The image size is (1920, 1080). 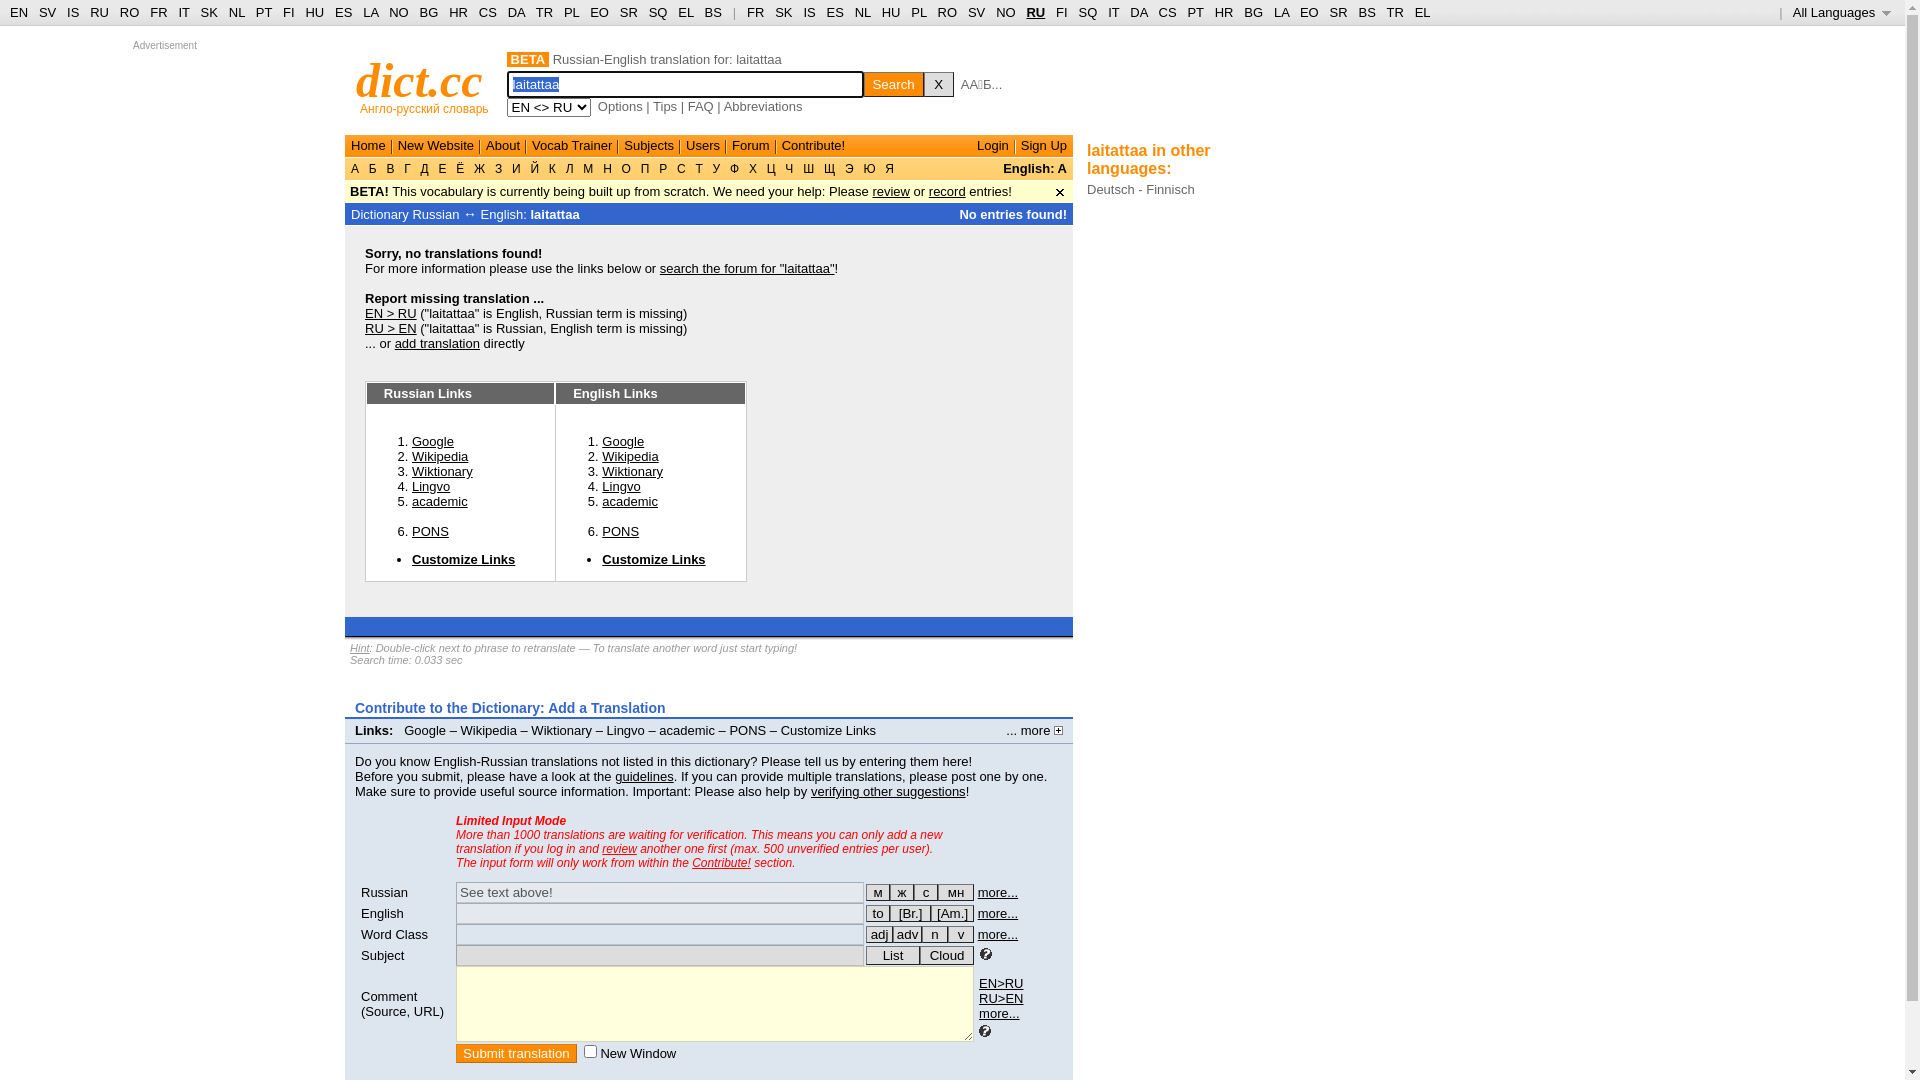 I want to click on 'EN', so click(x=19, y=12).